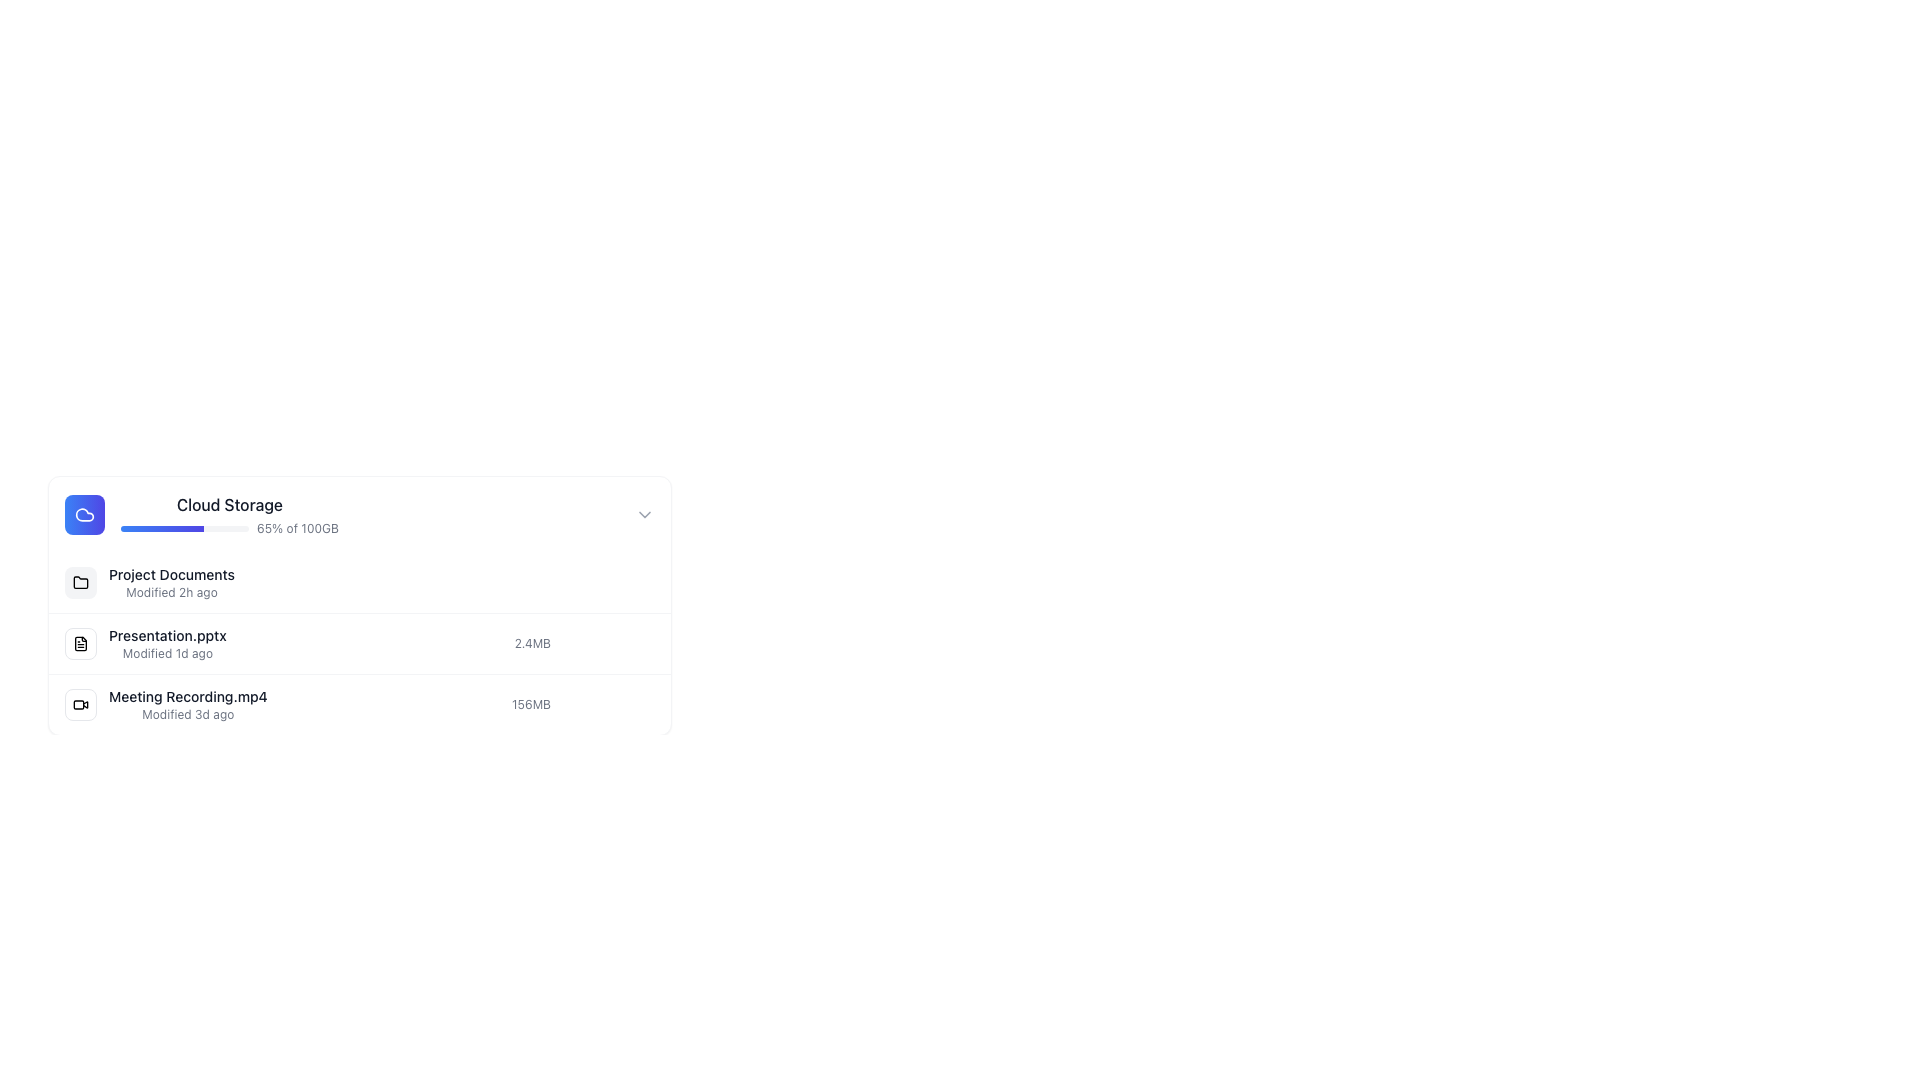 This screenshot has width=1920, height=1080. I want to click on the three-dot menu button located at the far right of the 'Project Documents' row, so click(643, 582).